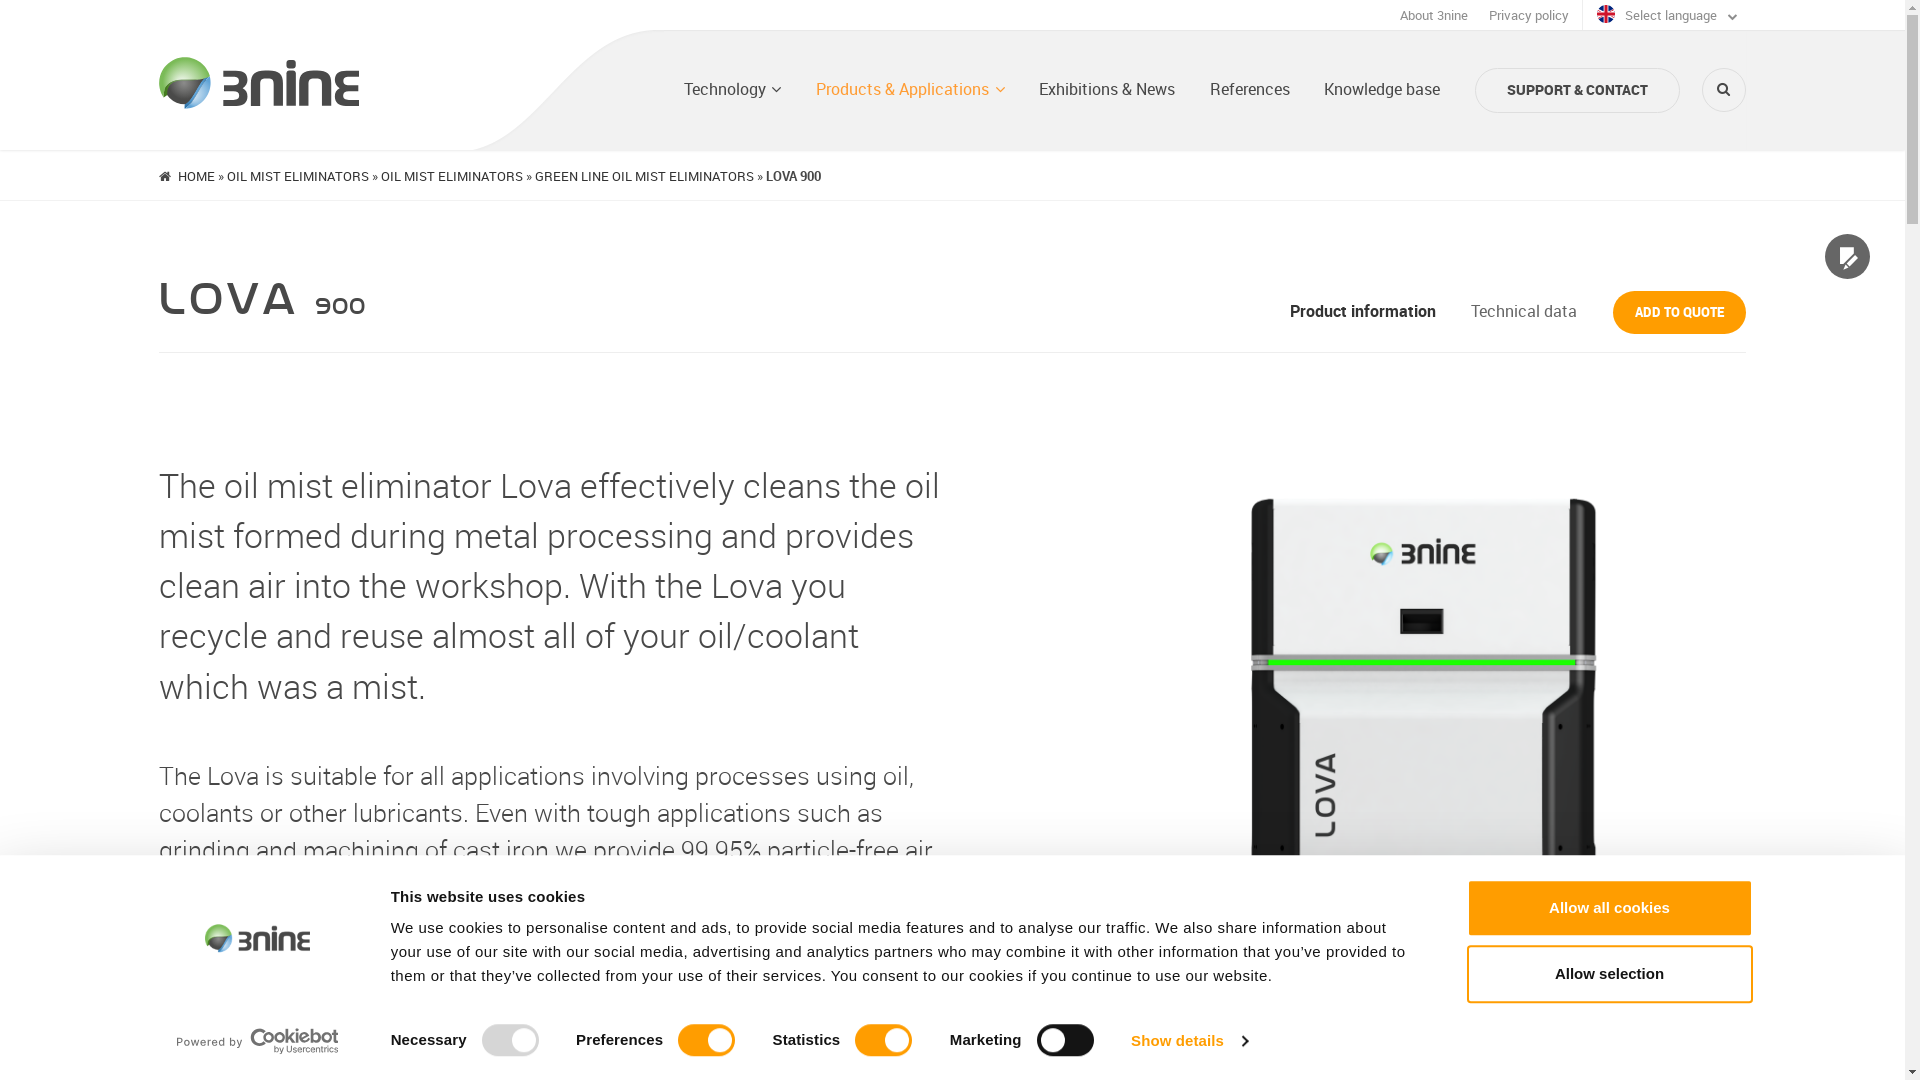  I want to click on 'Allow all cookies', so click(1608, 907).